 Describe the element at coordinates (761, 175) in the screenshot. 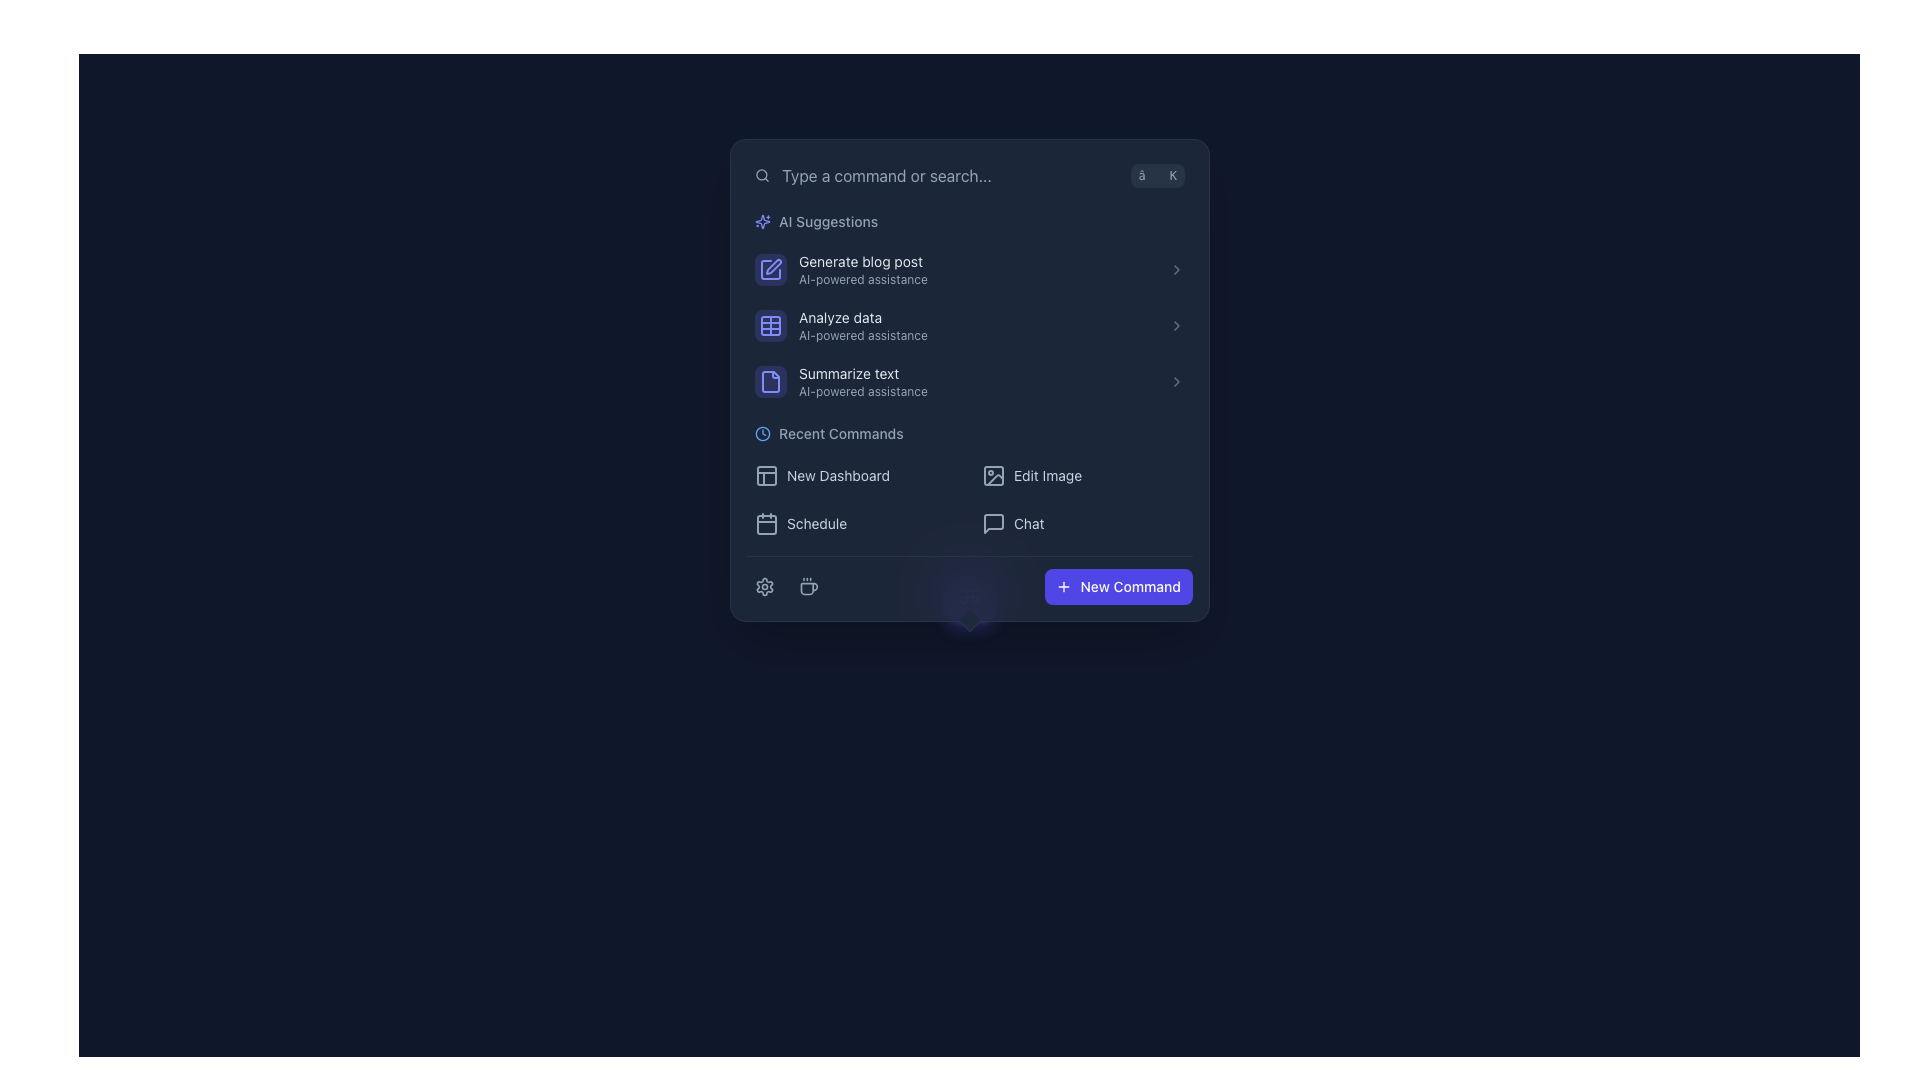

I see `the search icon located at the left side of the search bar` at that location.